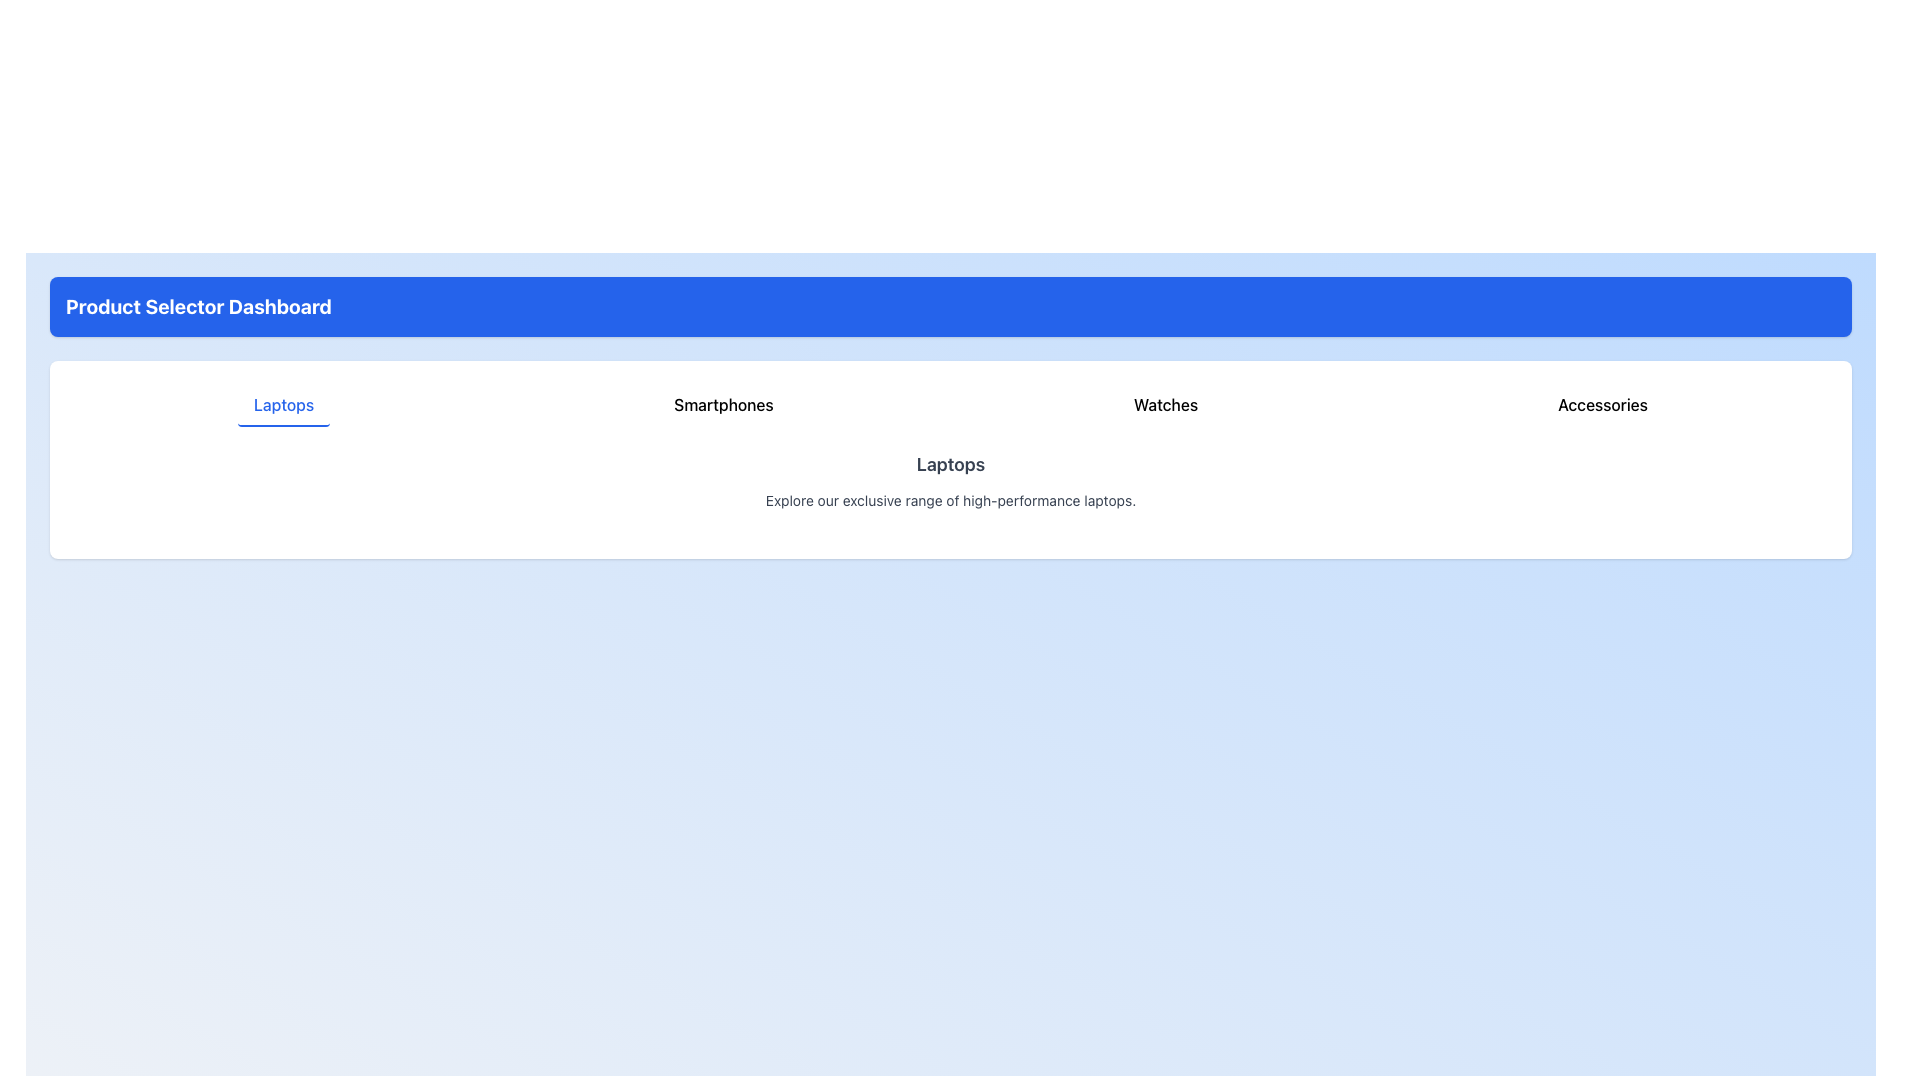 This screenshot has width=1920, height=1080. Describe the element at coordinates (1166, 405) in the screenshot. I see `the 'Watches' button in the navigation menu` at that location.